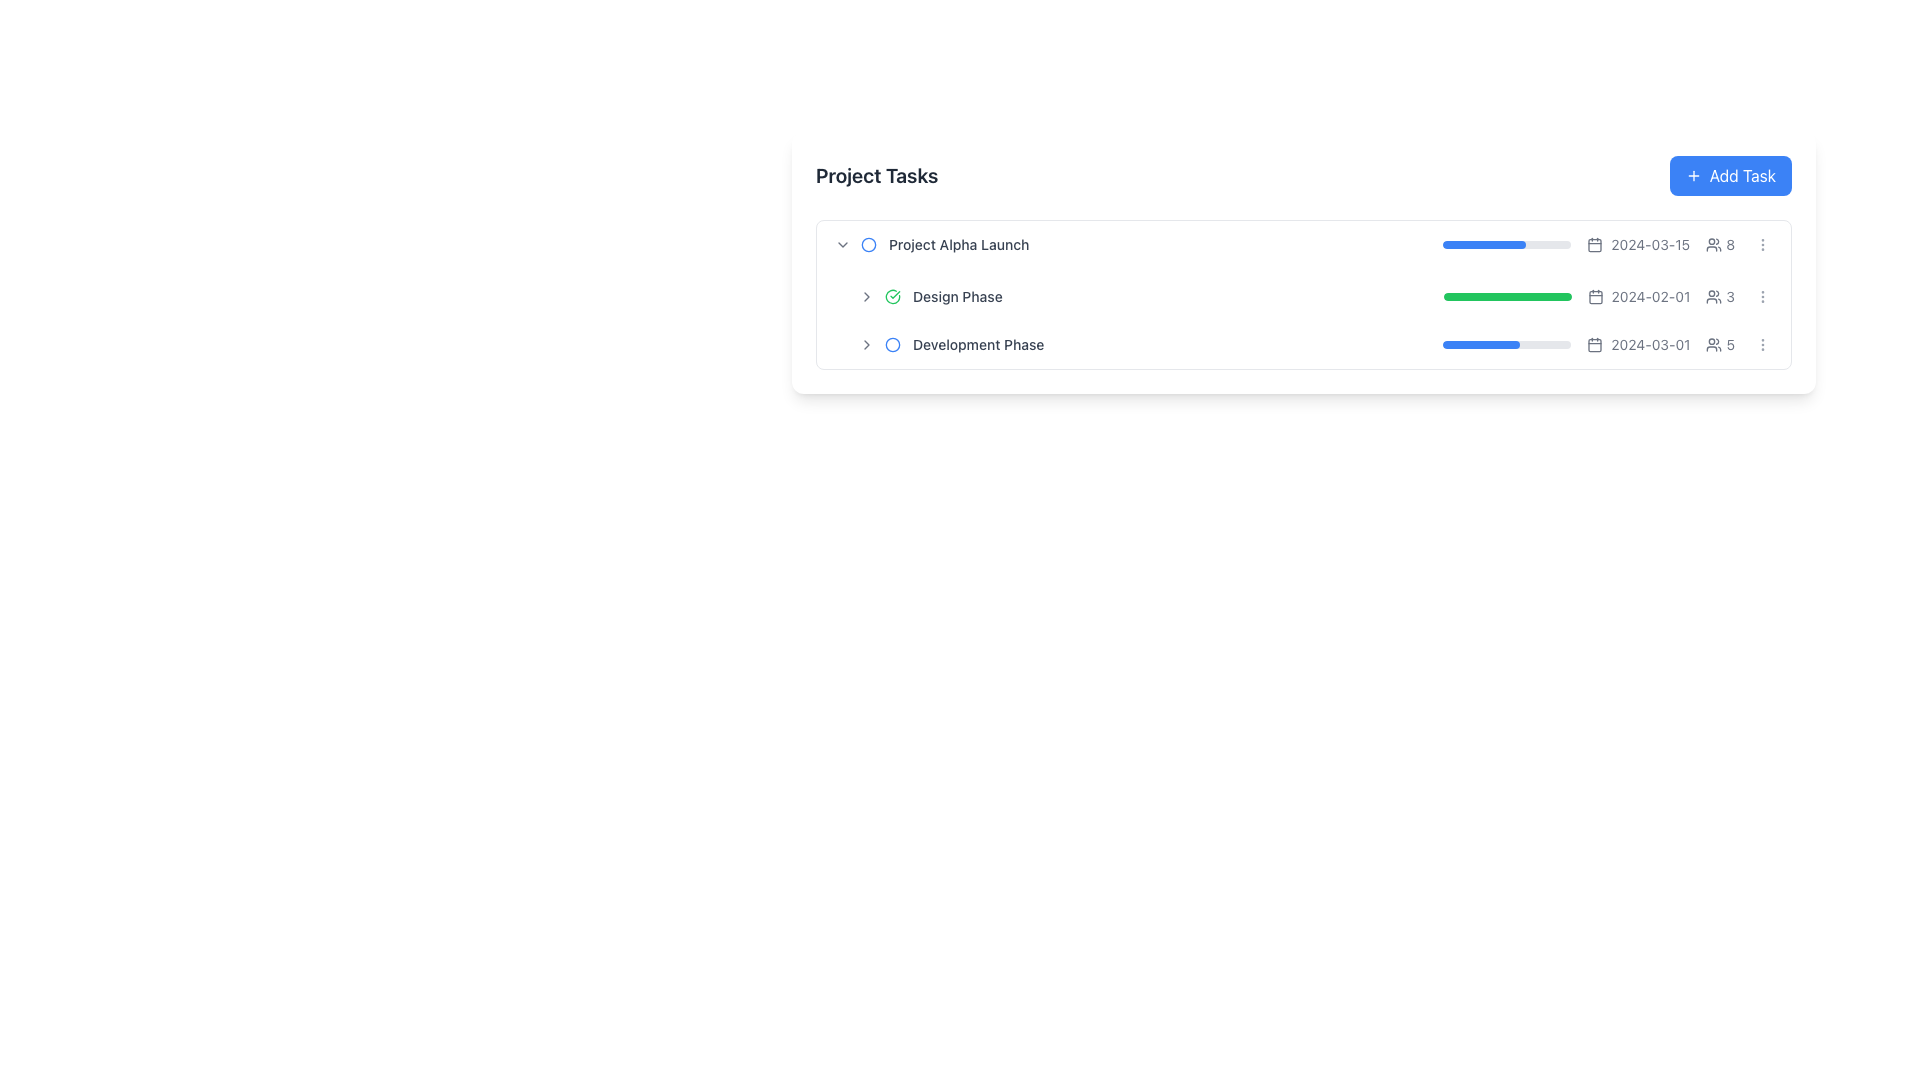 This screenshot has height=1080, width=1920. I want to click on the status of the circular, hollow icon with a blue stroke located to the left of the 'Development Phase' text, so click(891, 343).